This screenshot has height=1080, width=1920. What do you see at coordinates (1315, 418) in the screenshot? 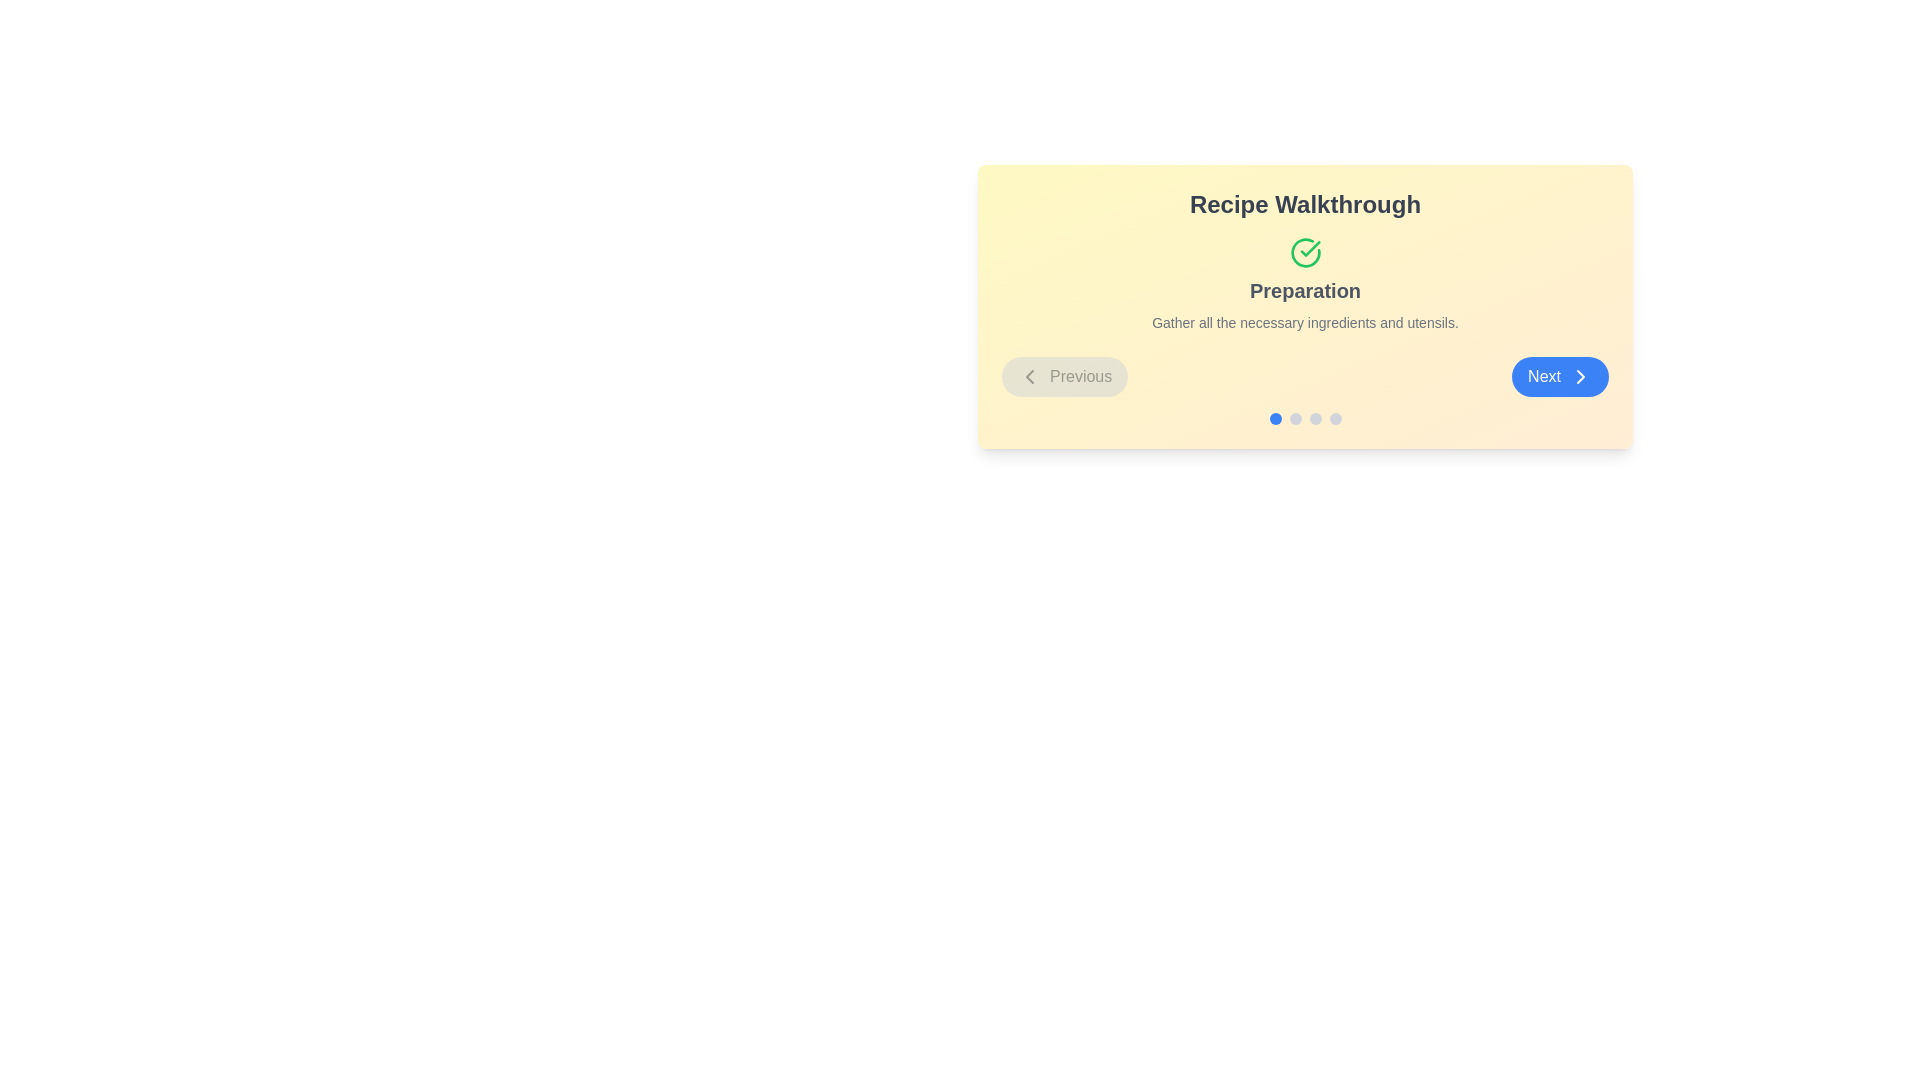
I see `the third step indicator in the multi-step process located near the bottom-center of the interface` at bounding box center [1315, 418].